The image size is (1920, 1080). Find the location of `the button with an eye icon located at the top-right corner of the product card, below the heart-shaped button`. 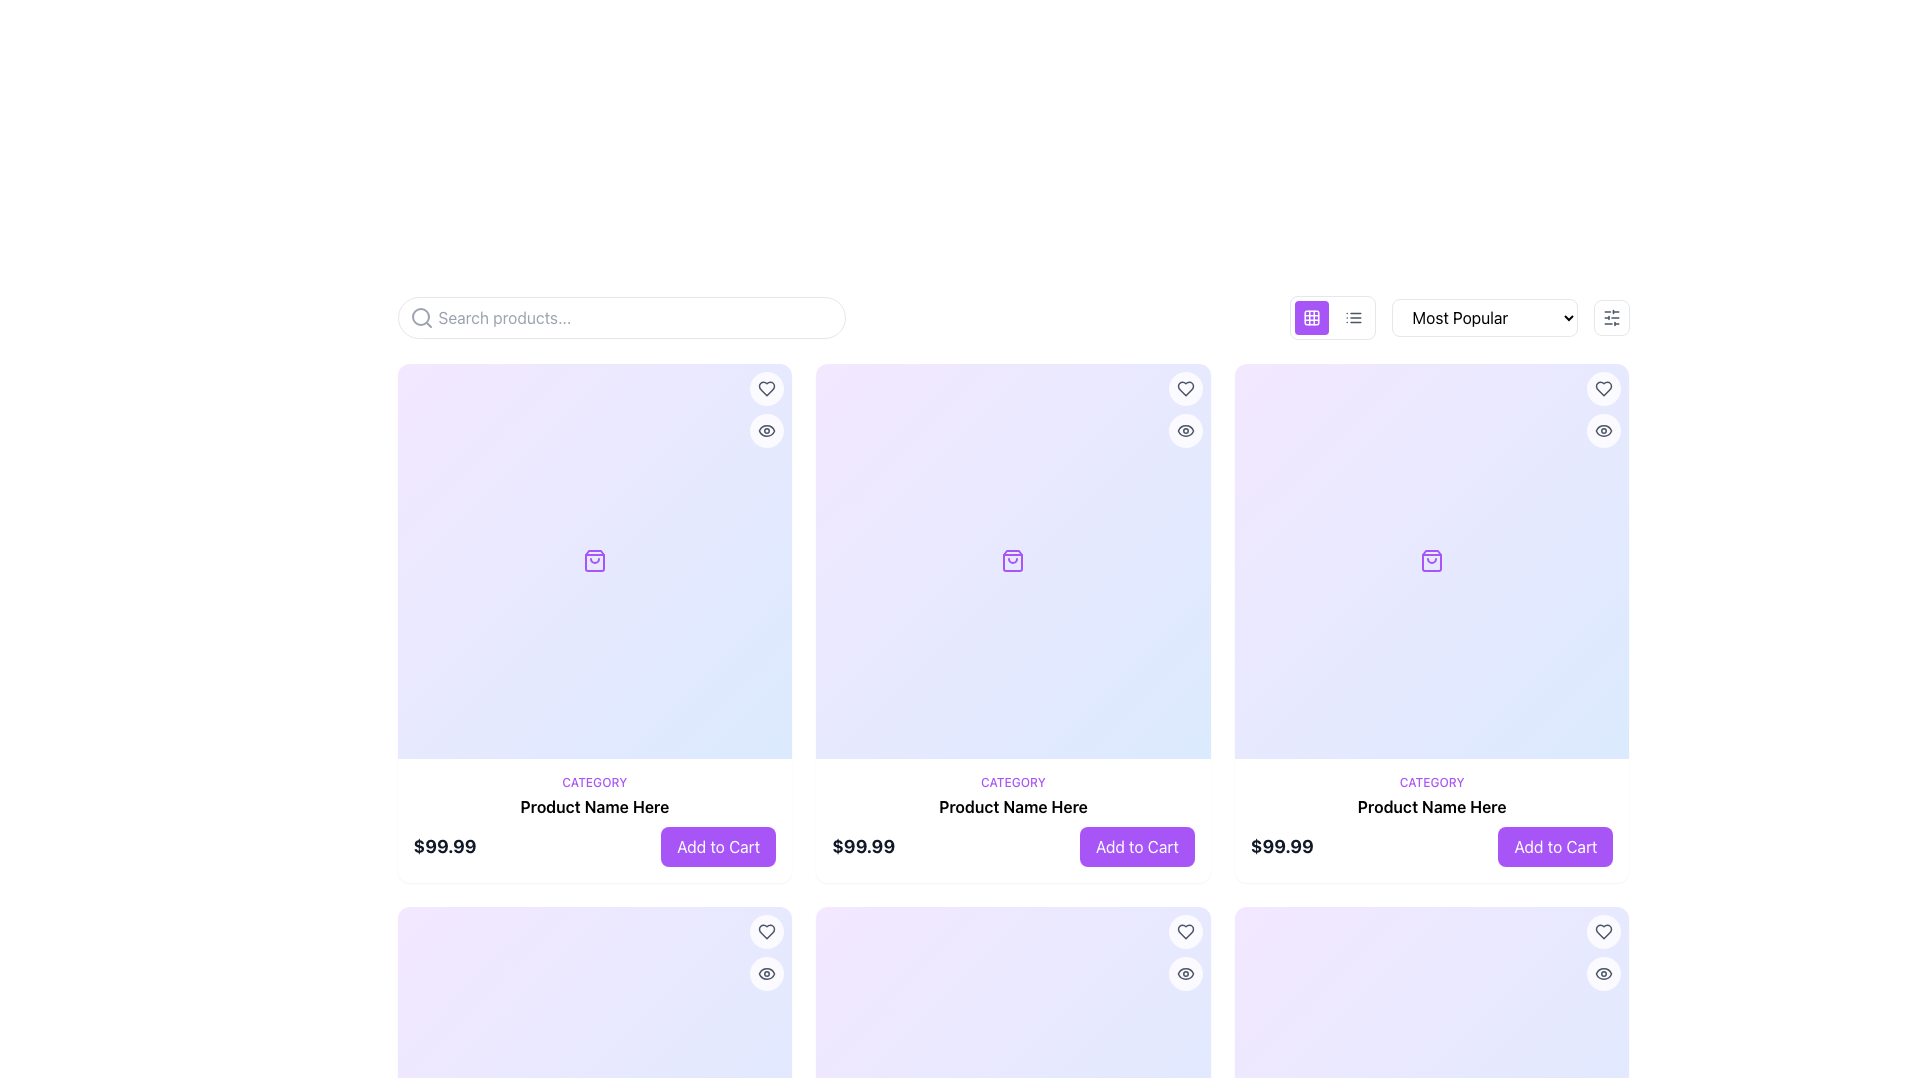

the button with an eye icon located at the top-right corner of the product card, below the heart-shaped button is located at coordinates (1604, 430).